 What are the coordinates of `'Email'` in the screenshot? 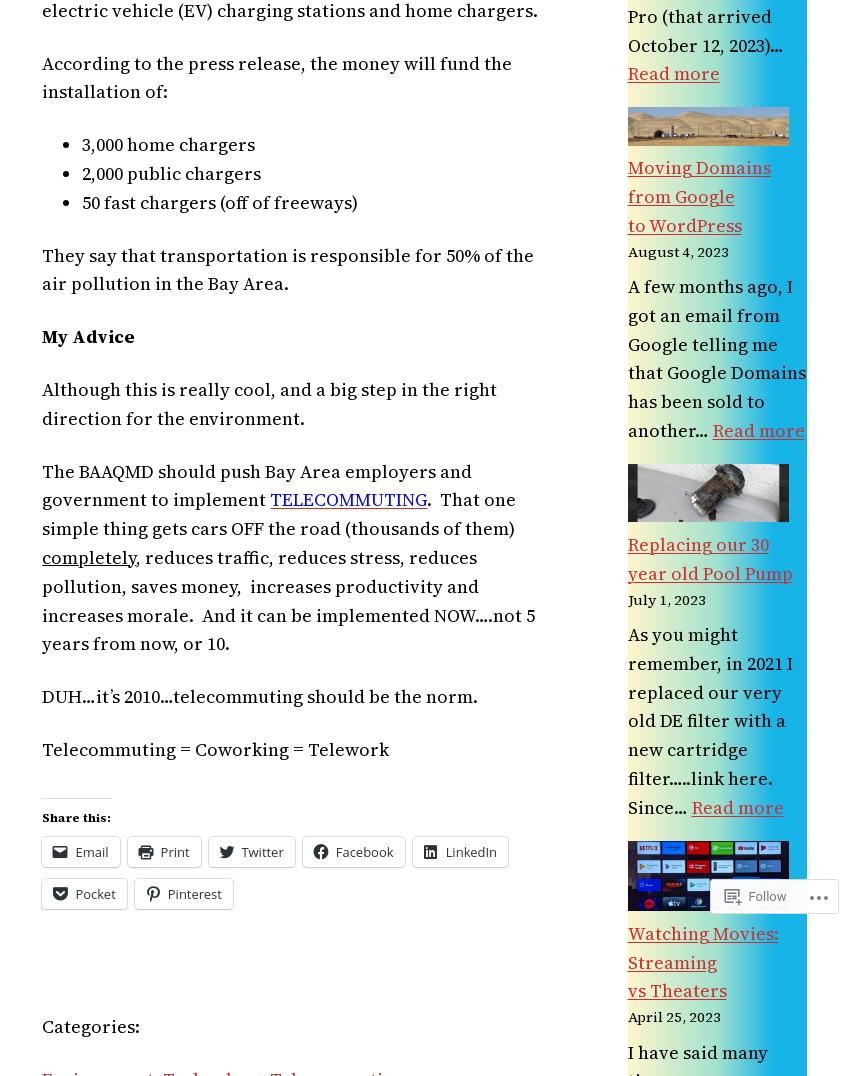 It's located at (74, 850).